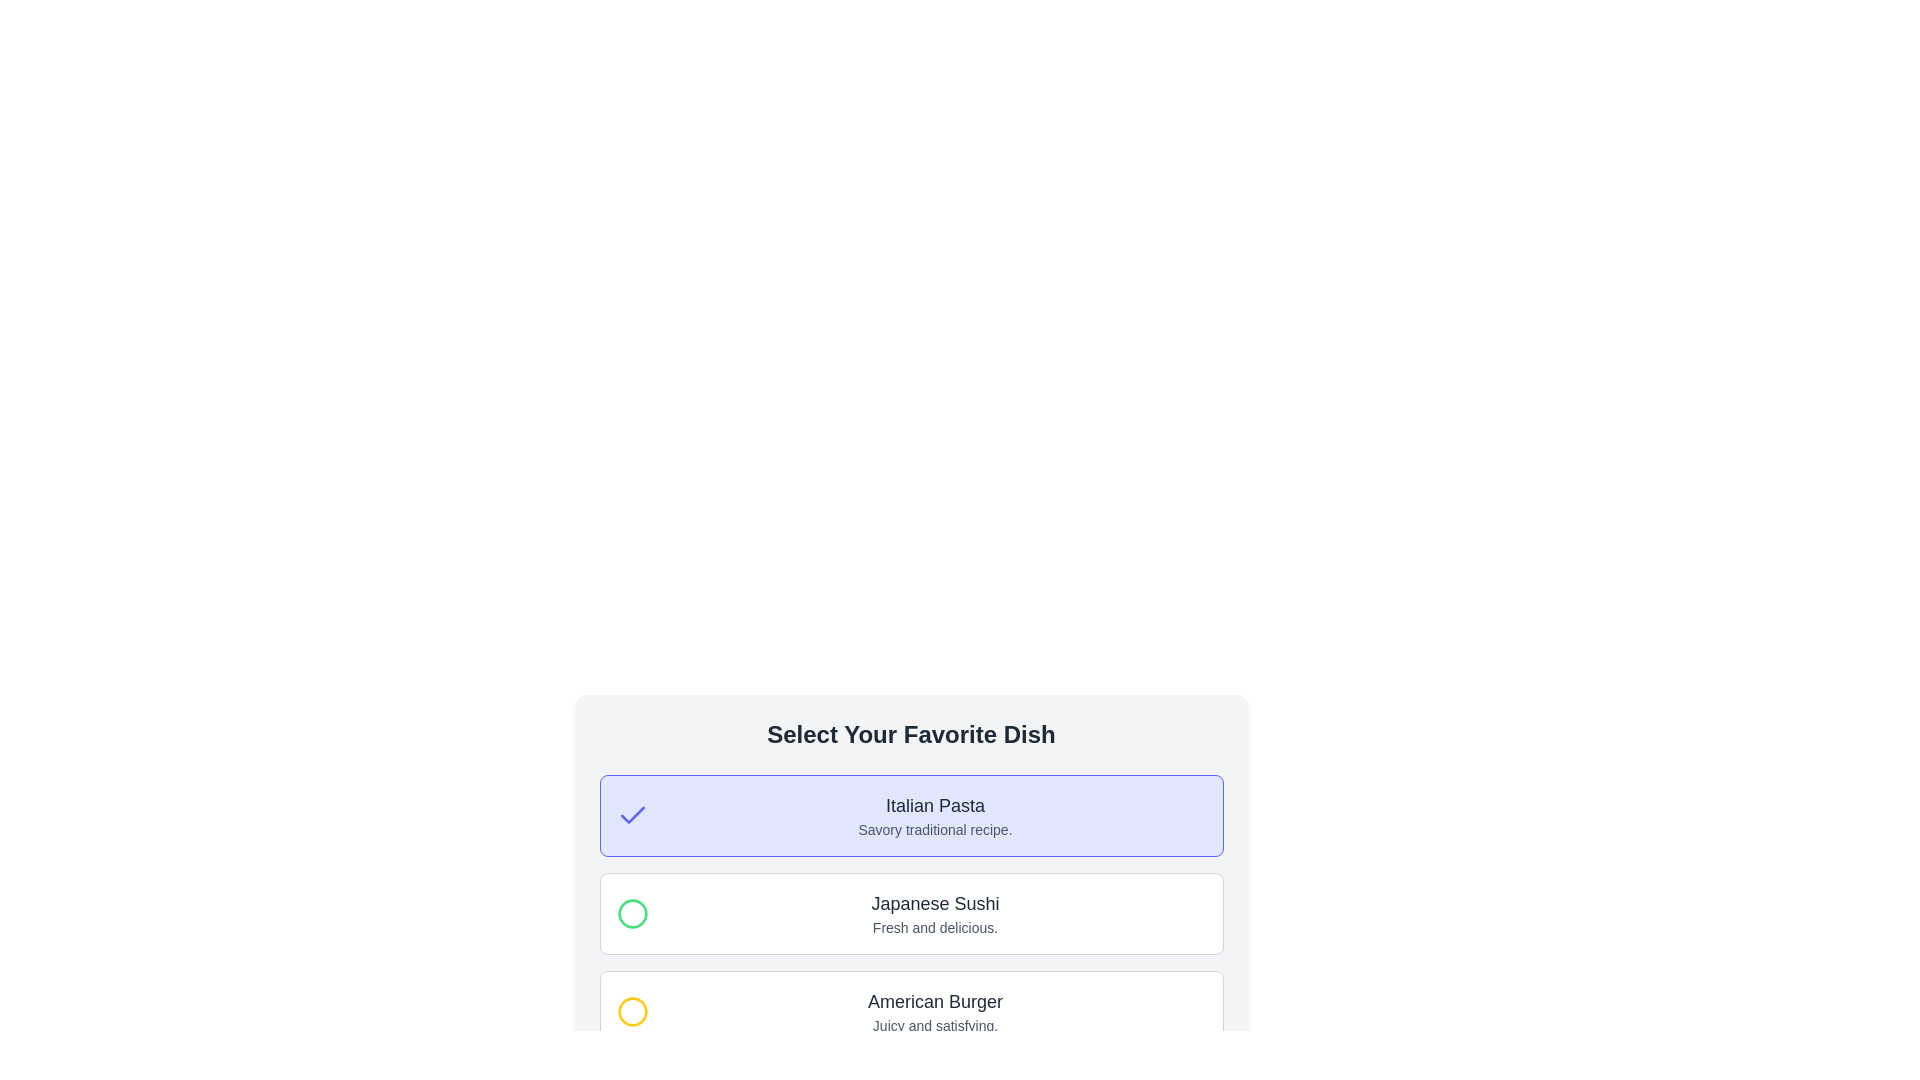  I want to click on the radio button styled with a circular outline, so click(631, 914).